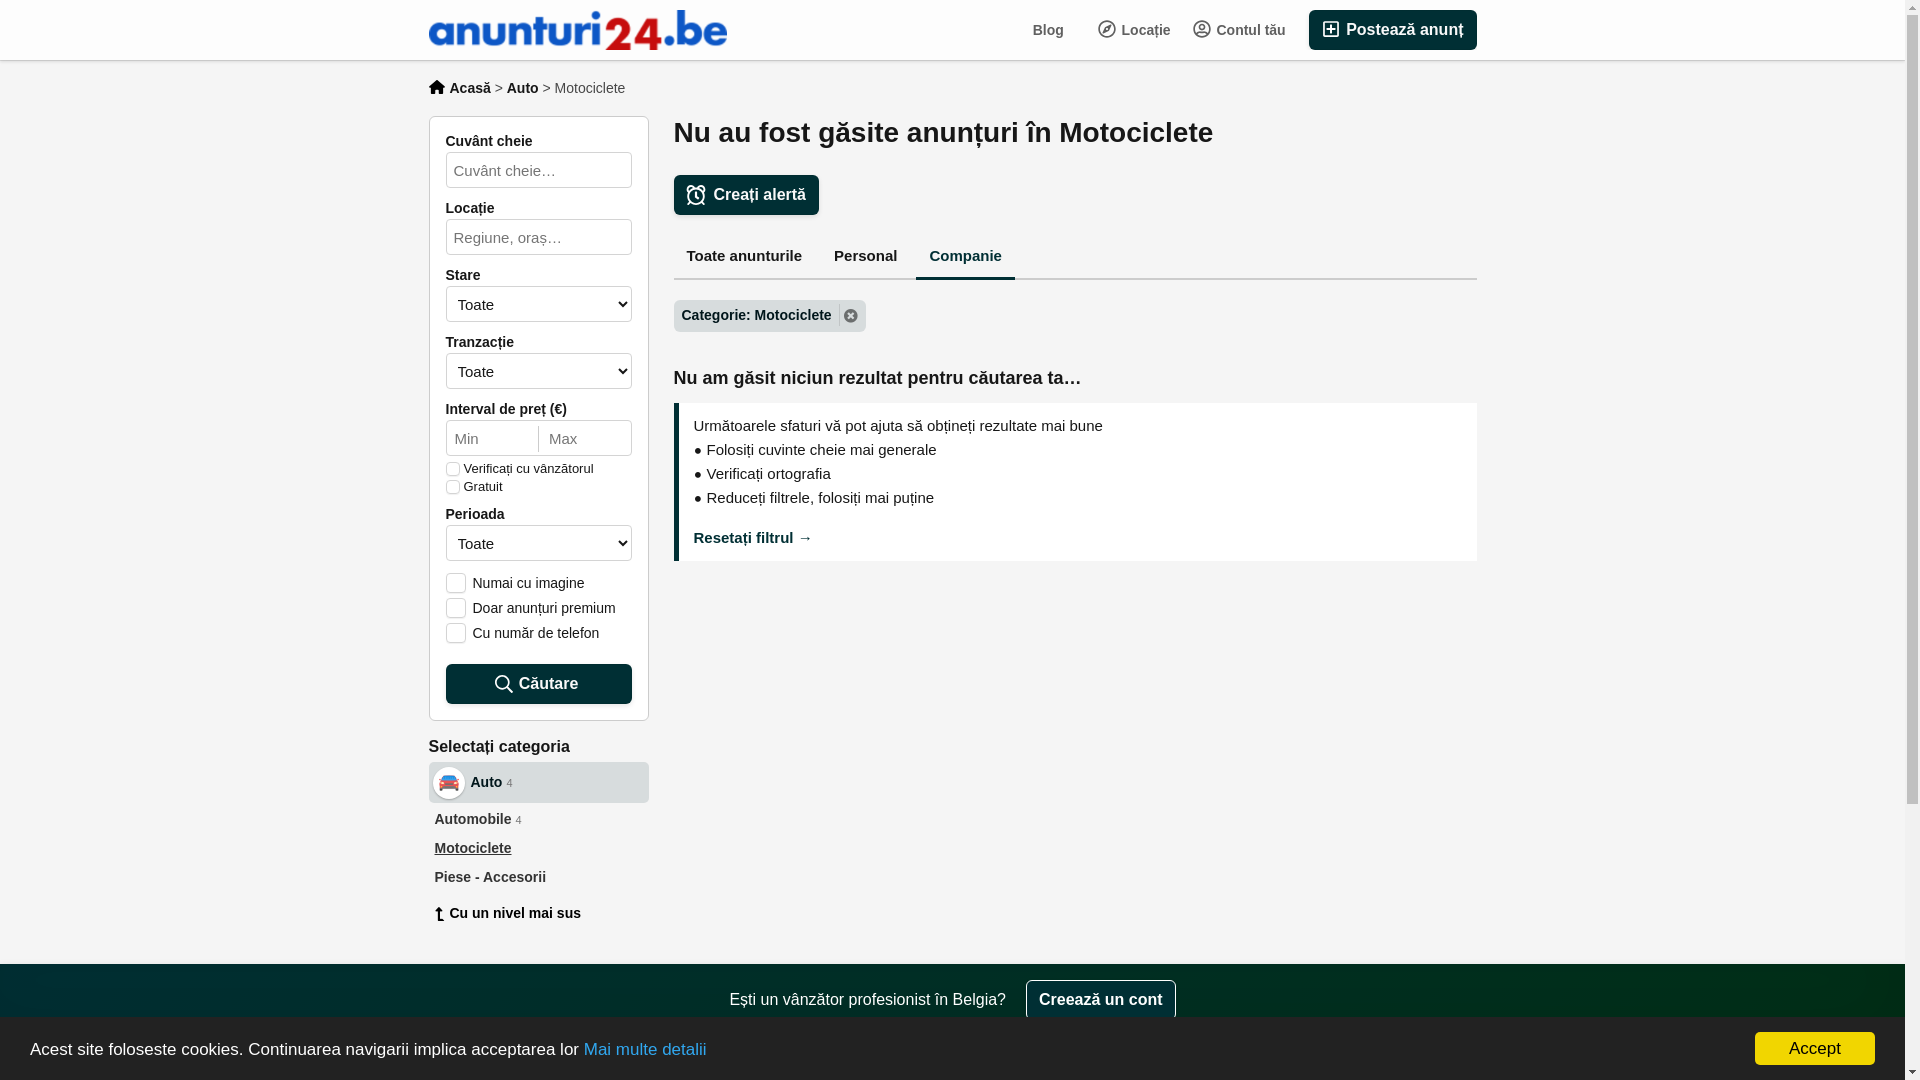 The image size is (1920, 1080). I want to click on 'Cu un nivel mai sus', so click(537, 913).